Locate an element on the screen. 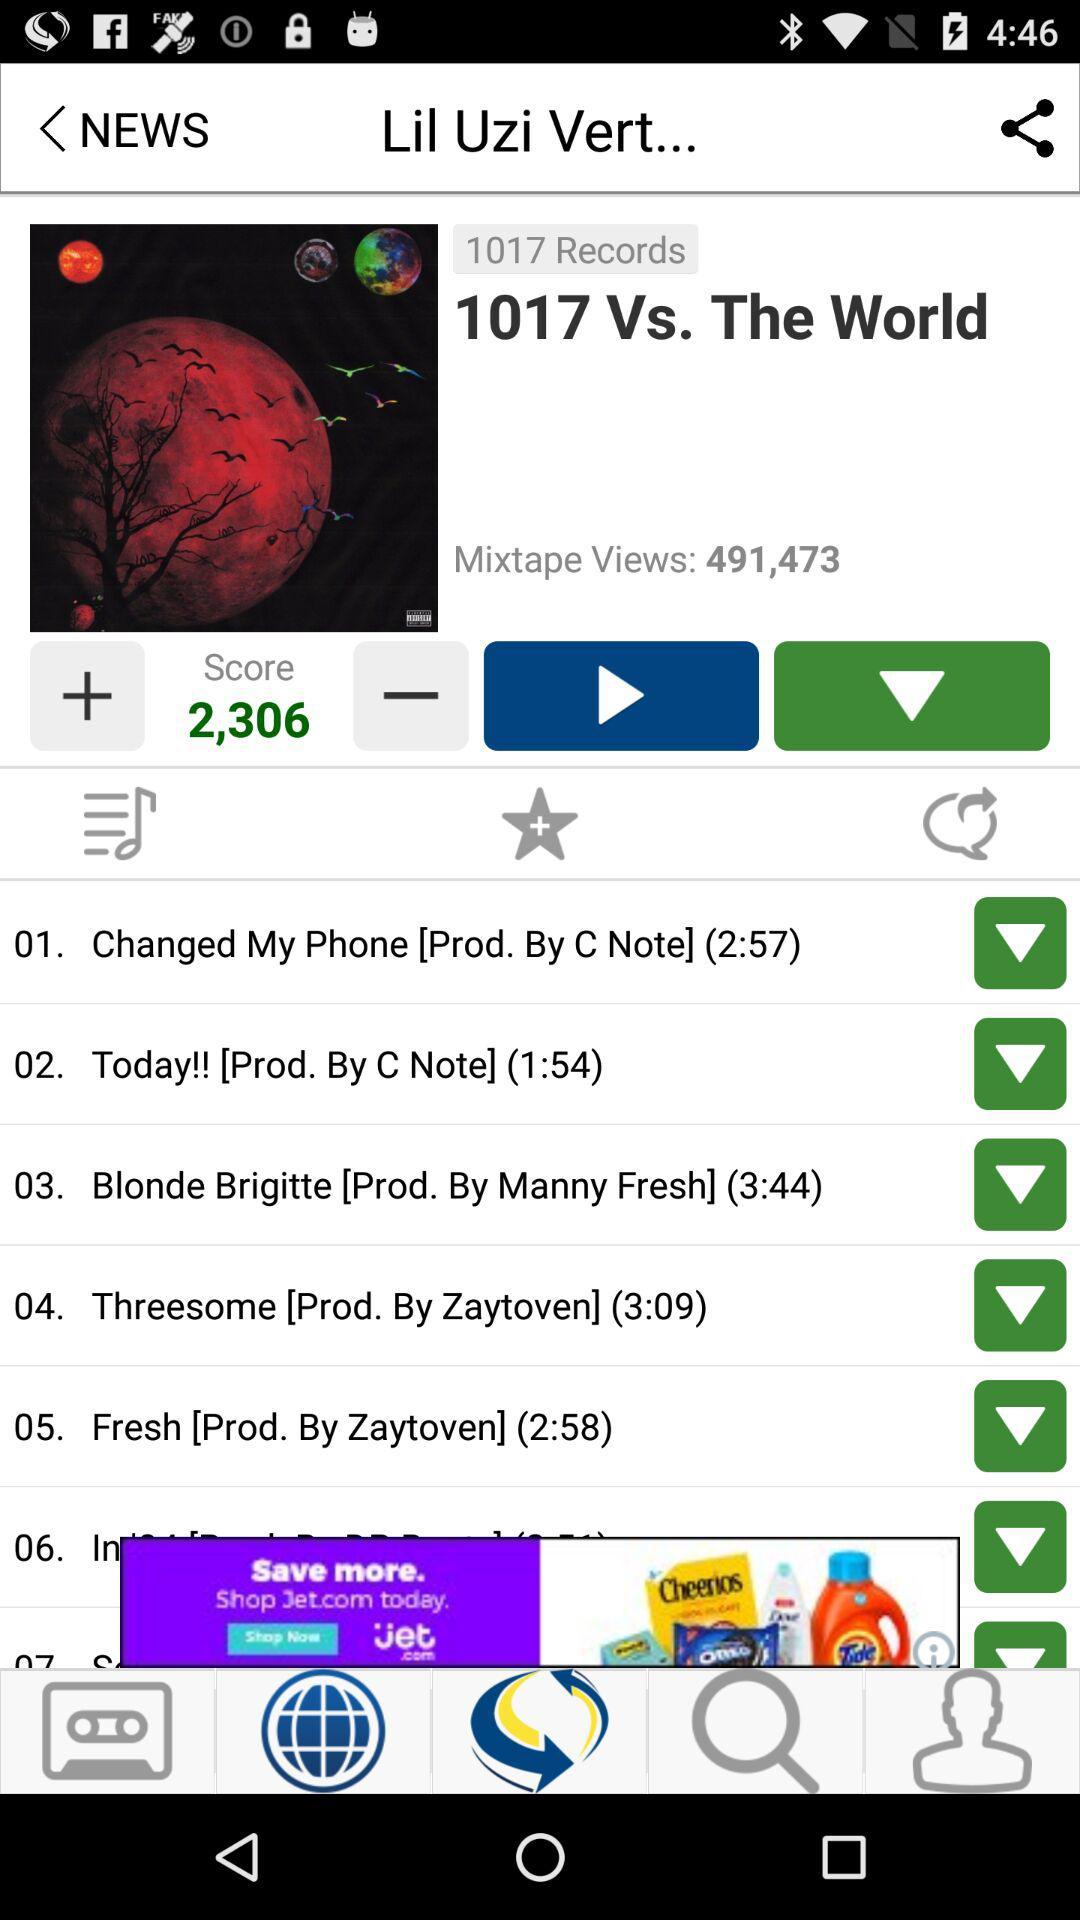 This screenshot has width=1080, height=1920. the add icon is located at coordinates (86, 743).